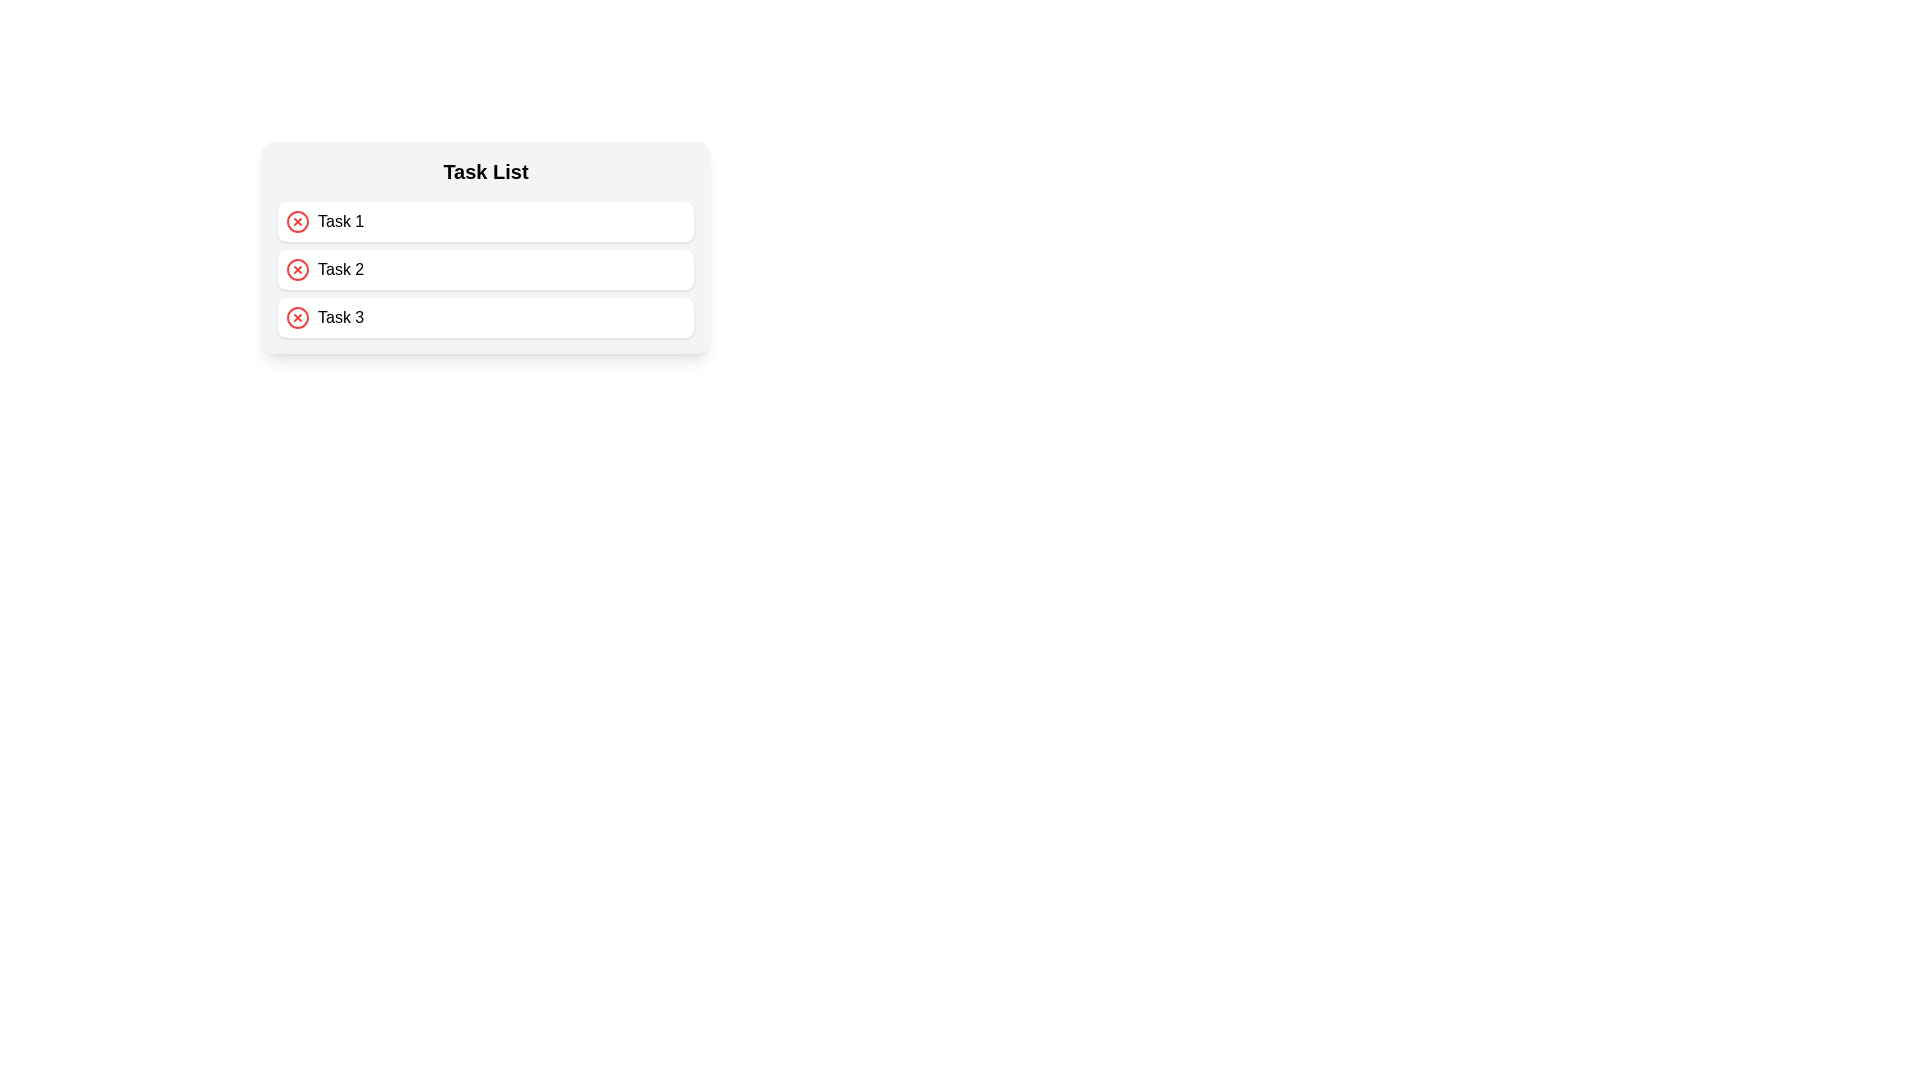 This screenshot has width=1920, height=1080. What do you see at coordinates (325, 270) in the screenshot?
I see `the text 'Task 2' next to the circular red icon with a white 'X' to edit the task content` at bounding box center [325, 270].